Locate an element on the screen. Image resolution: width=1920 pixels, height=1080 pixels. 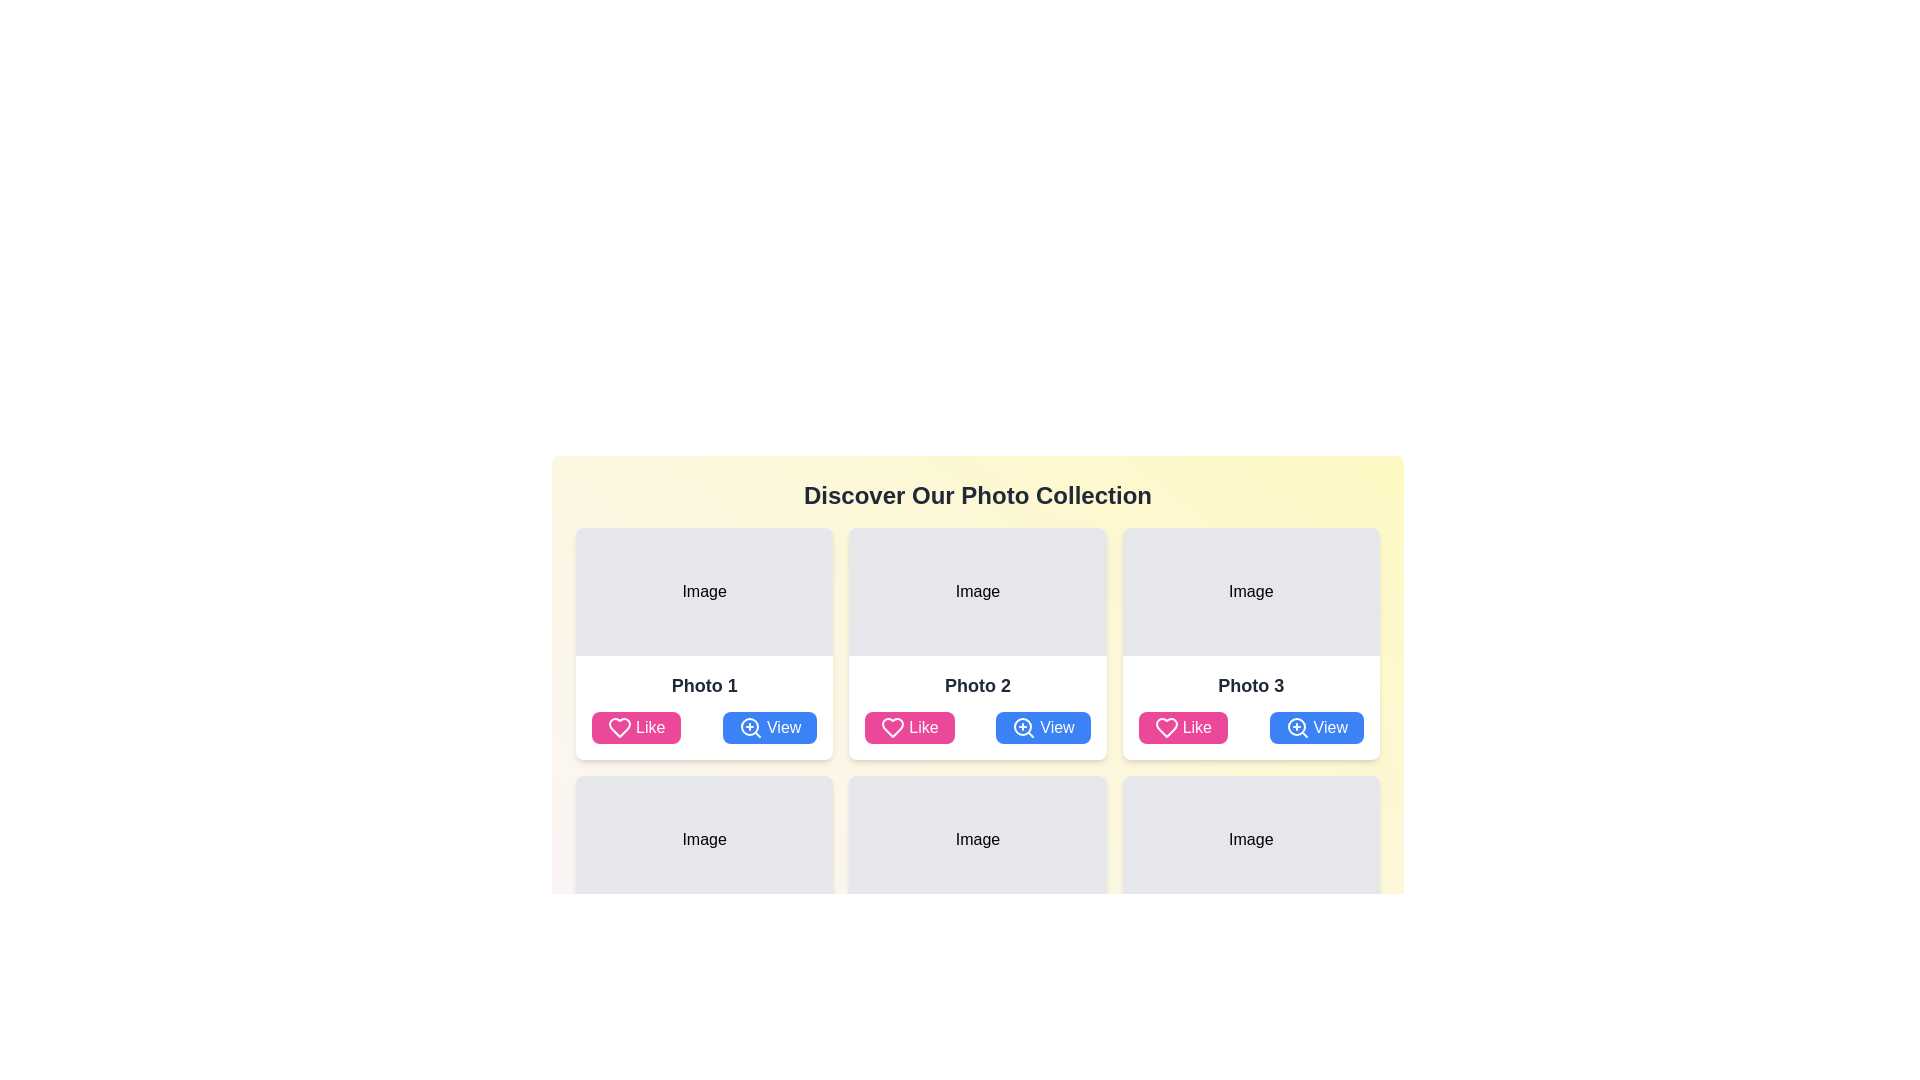
the heart icon representing the 'Like' action for the photo under the third photo in the first row of the photo collection grid is located at coordinates (1166, 728).